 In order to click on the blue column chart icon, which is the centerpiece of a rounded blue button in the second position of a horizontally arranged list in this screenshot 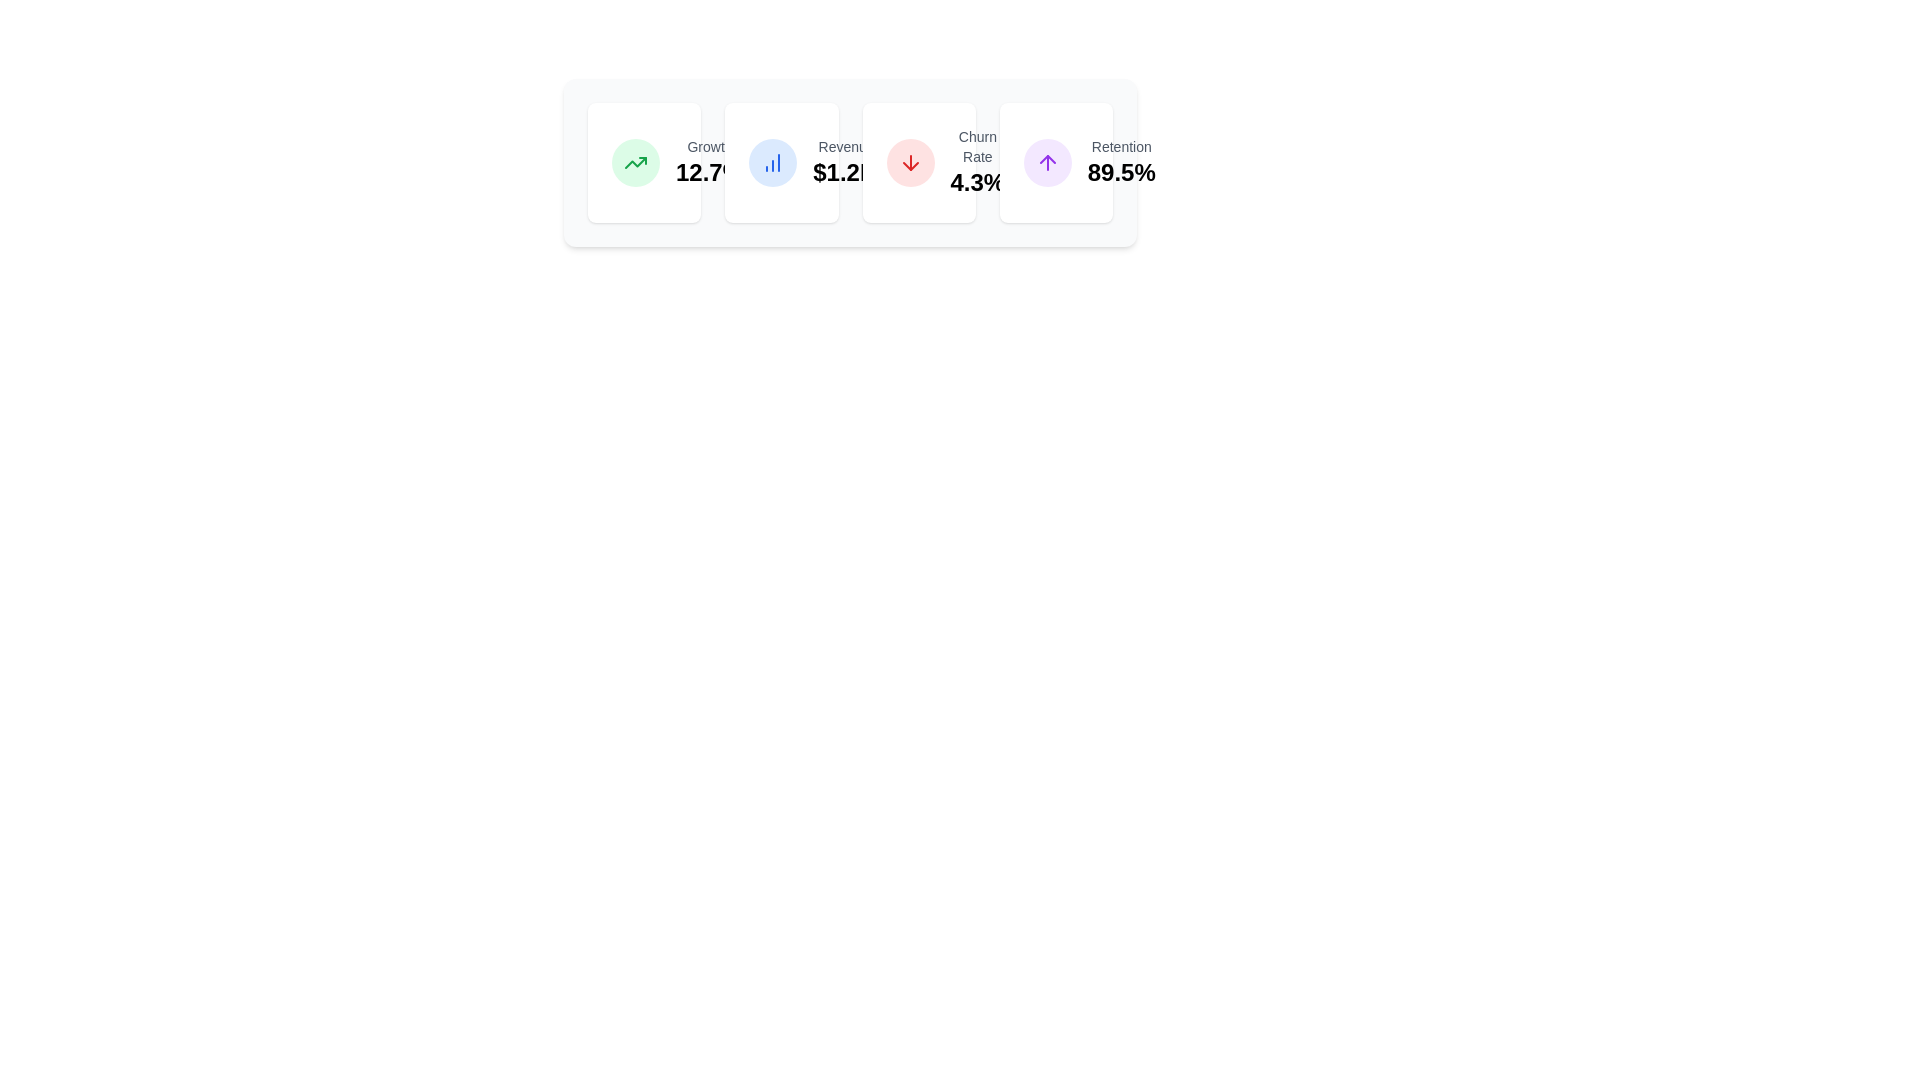, I will do `click(772, 161)`.